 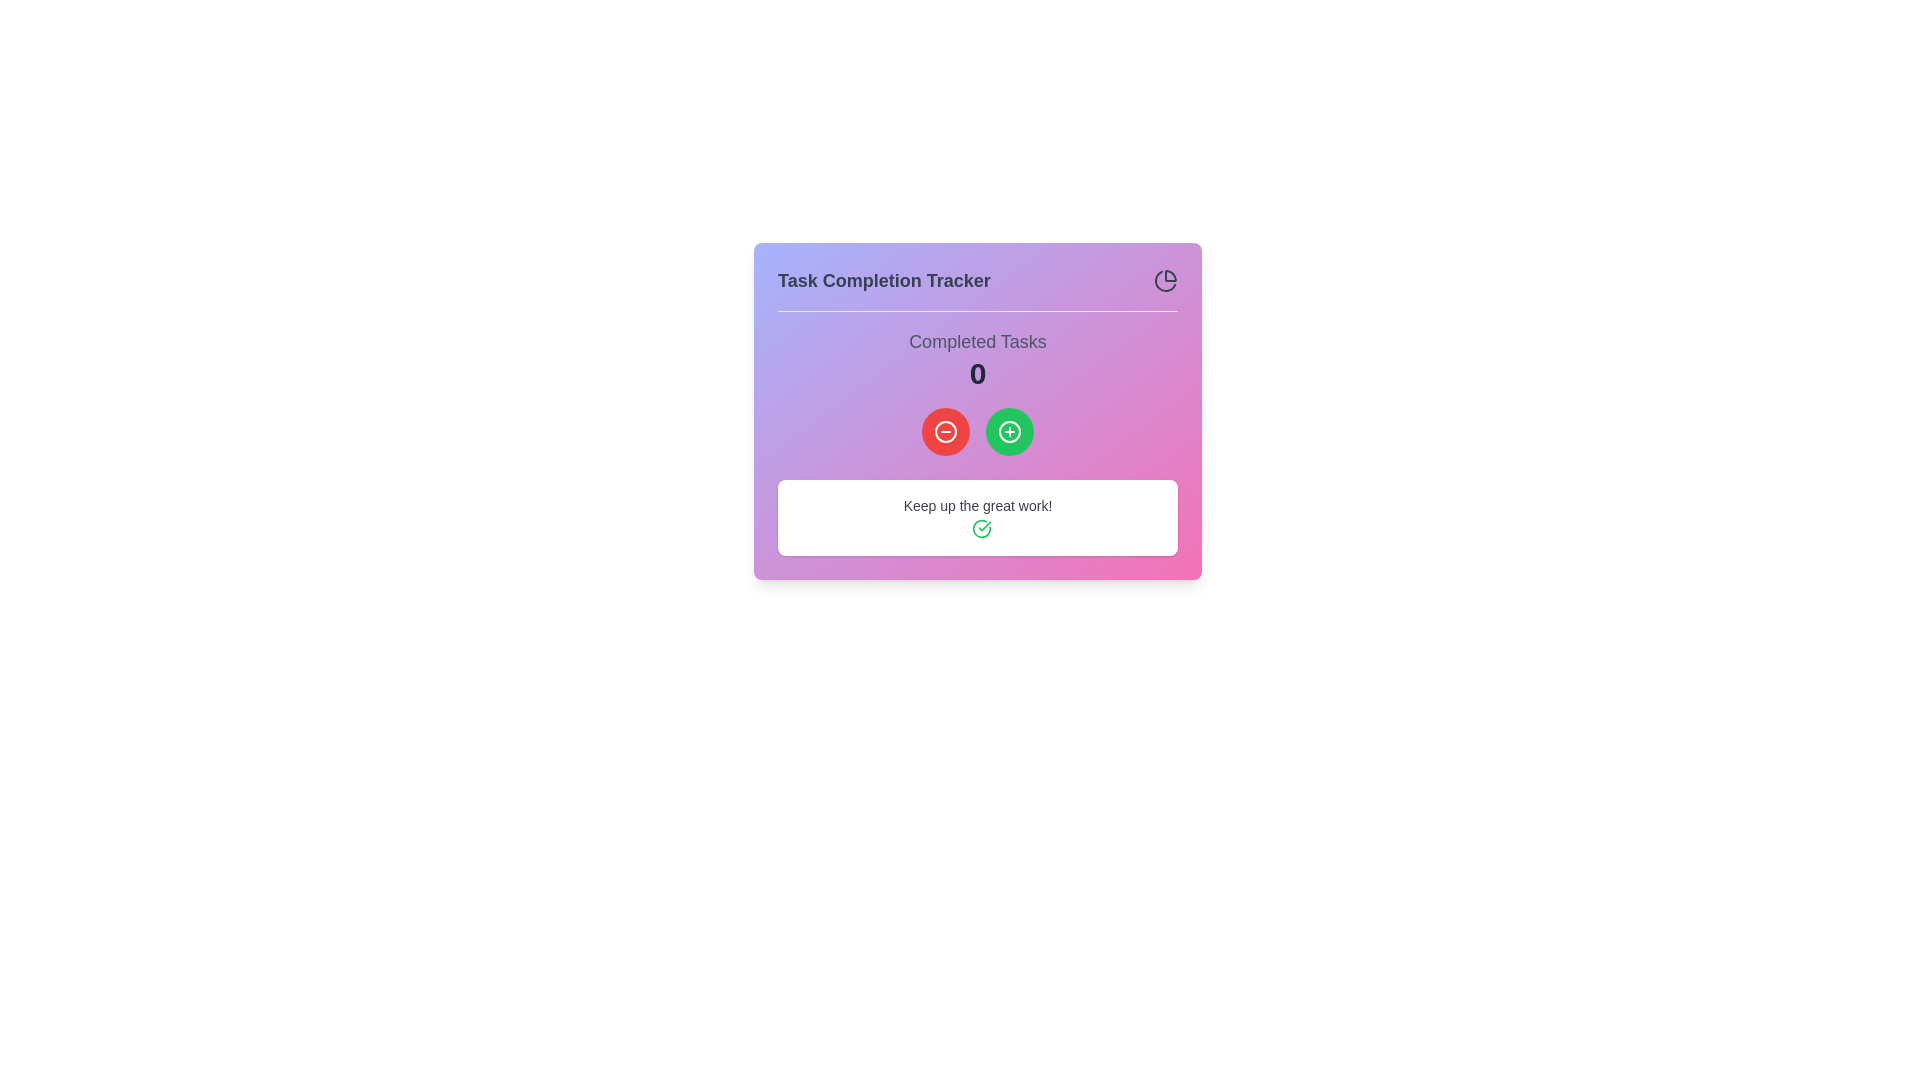 What do you see at coordinates (944, 431) in the screenshot?
I see `the red button located below the 'Completed Tasks' label, to the left of a green circular icon with a '+' symbol` at bounding box center [944, 431].